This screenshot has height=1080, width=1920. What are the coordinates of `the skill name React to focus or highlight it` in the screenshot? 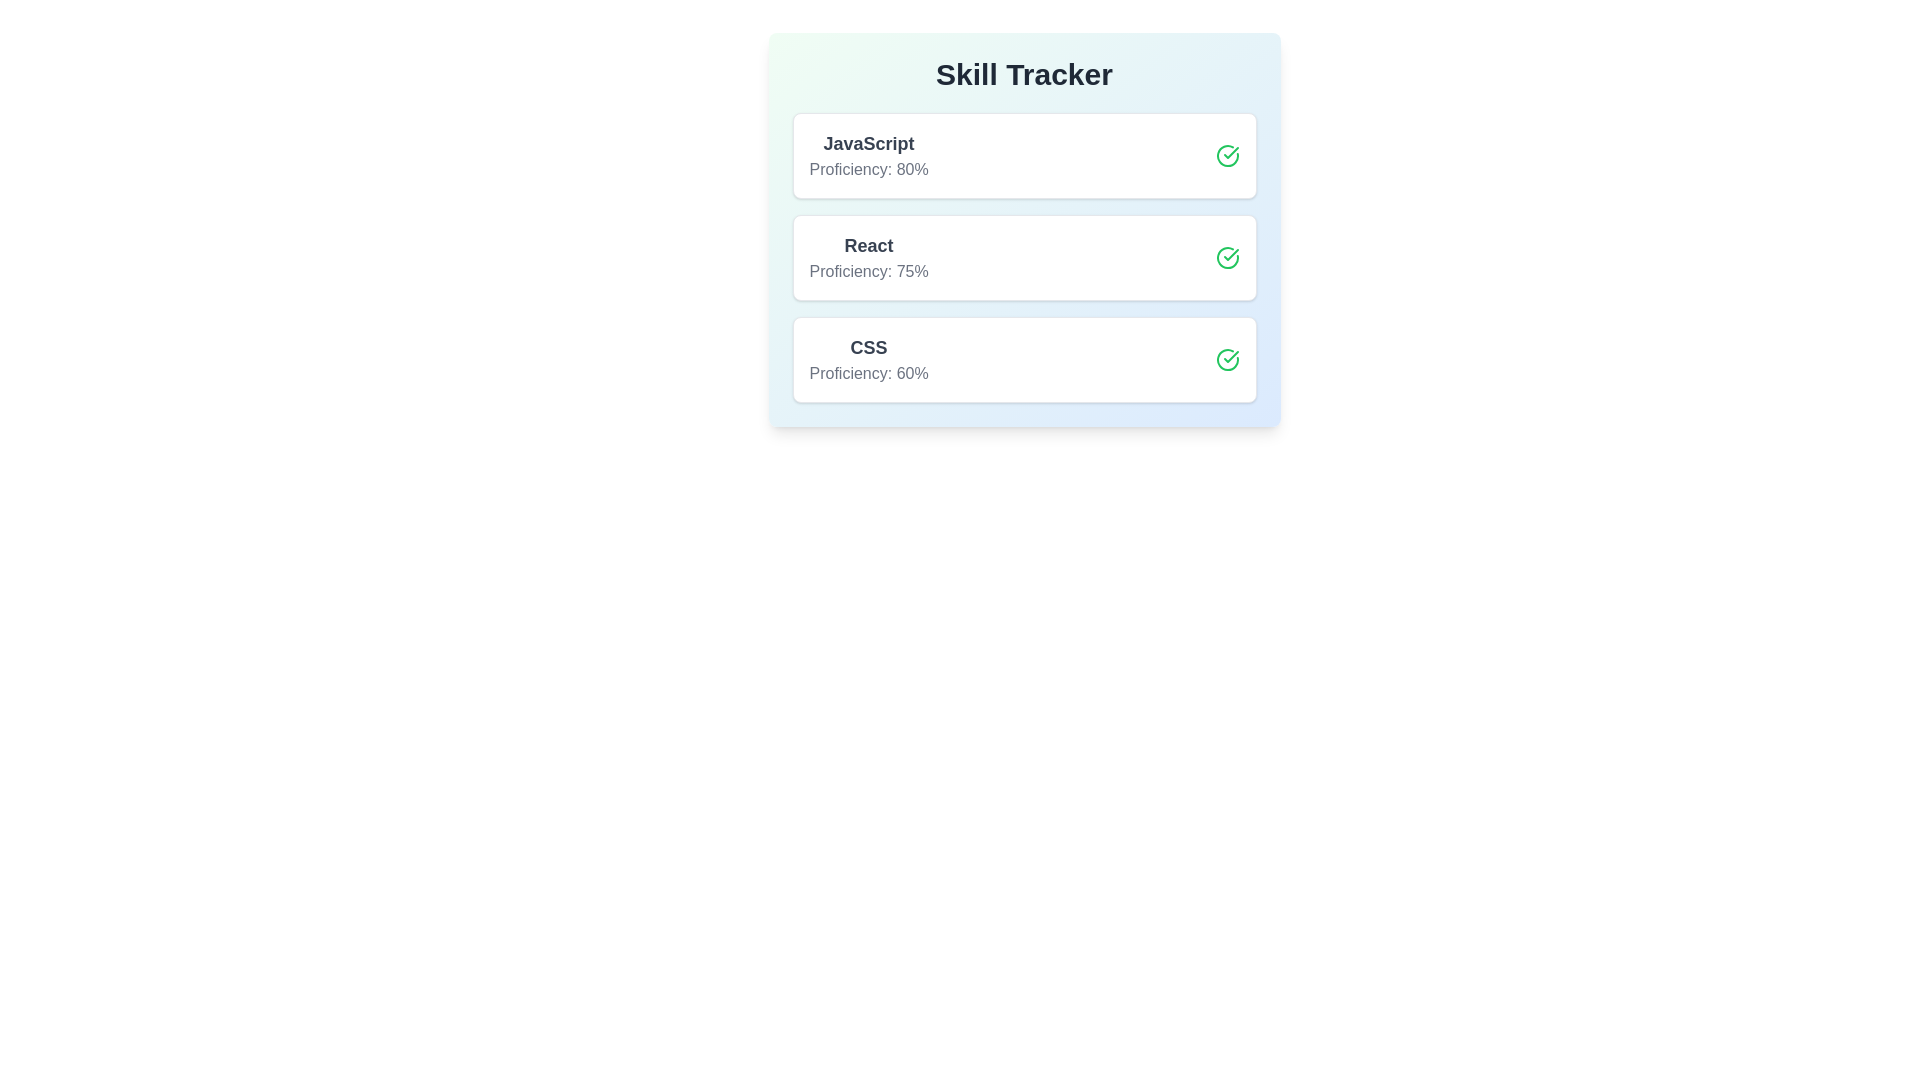 It's located at (868, 245).